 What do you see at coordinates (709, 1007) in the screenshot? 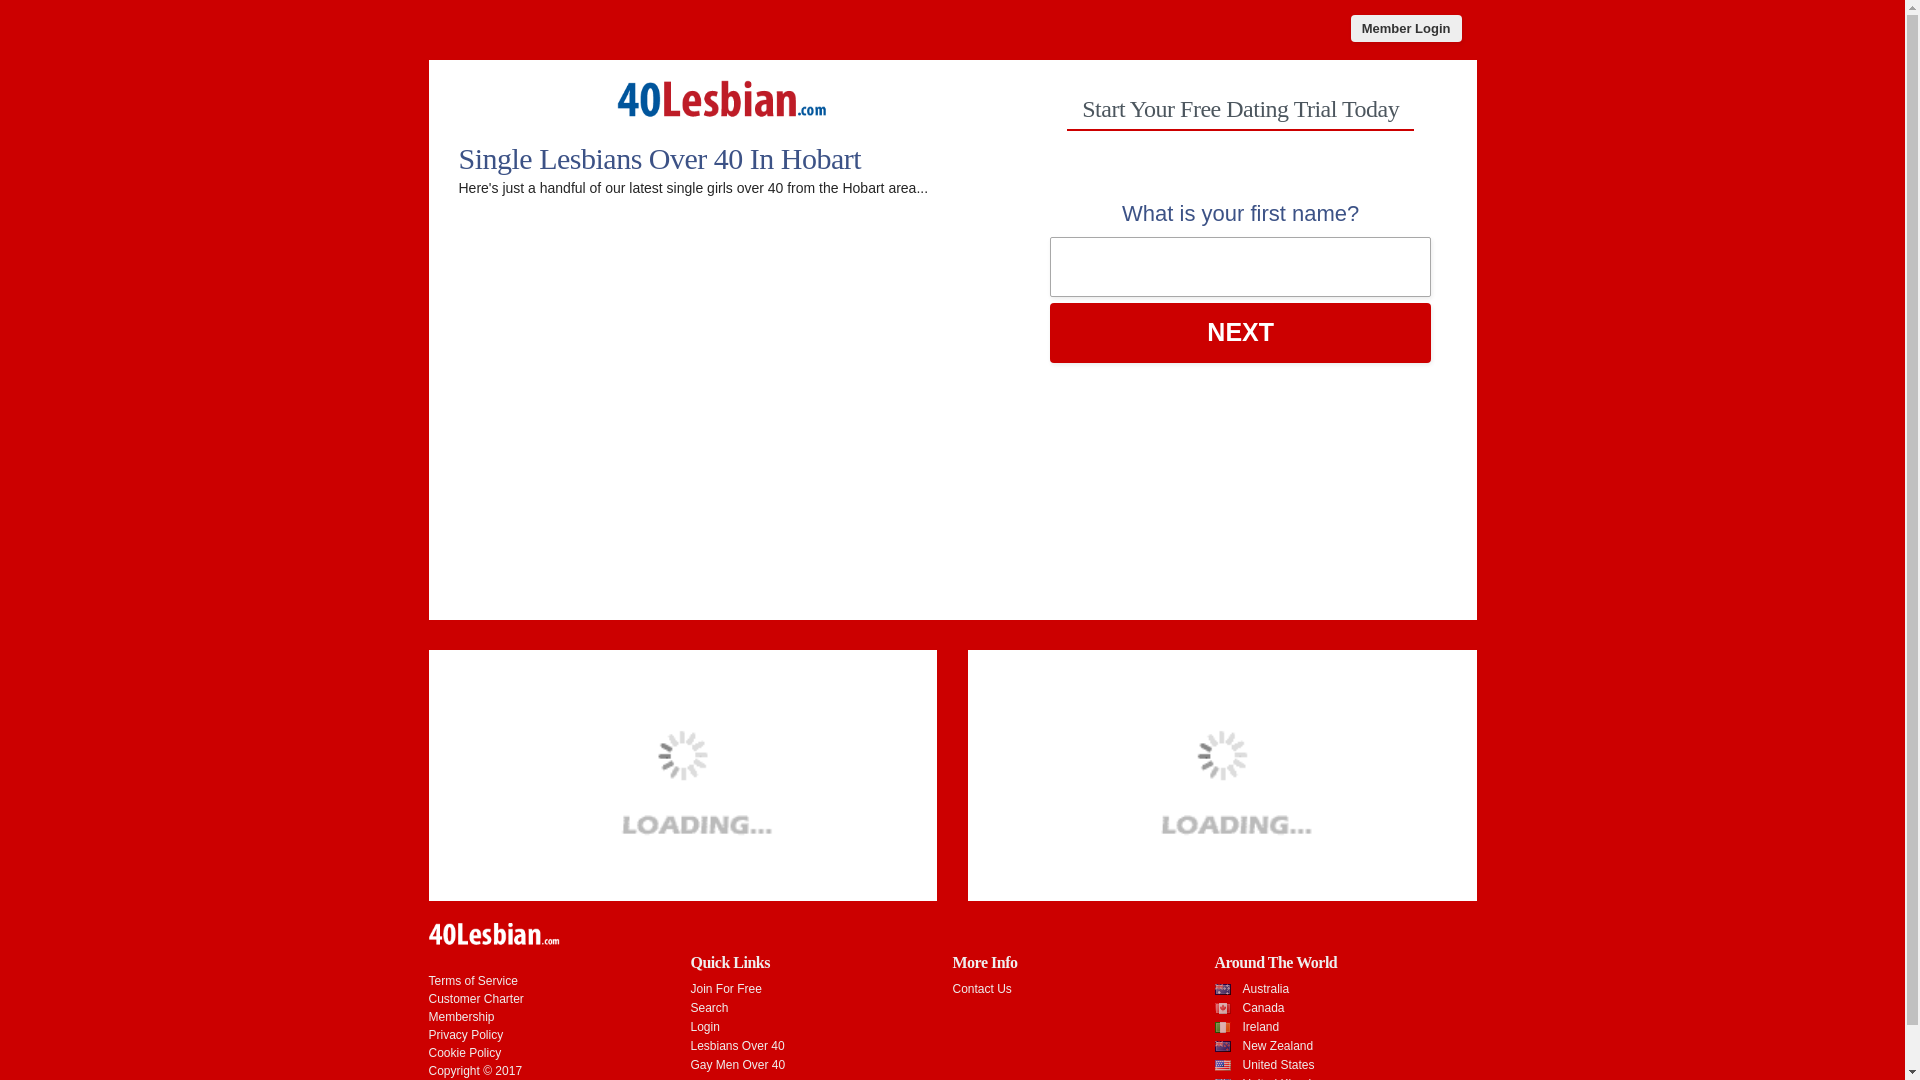
I see `'Search'` at bounding box center [709, 1007].